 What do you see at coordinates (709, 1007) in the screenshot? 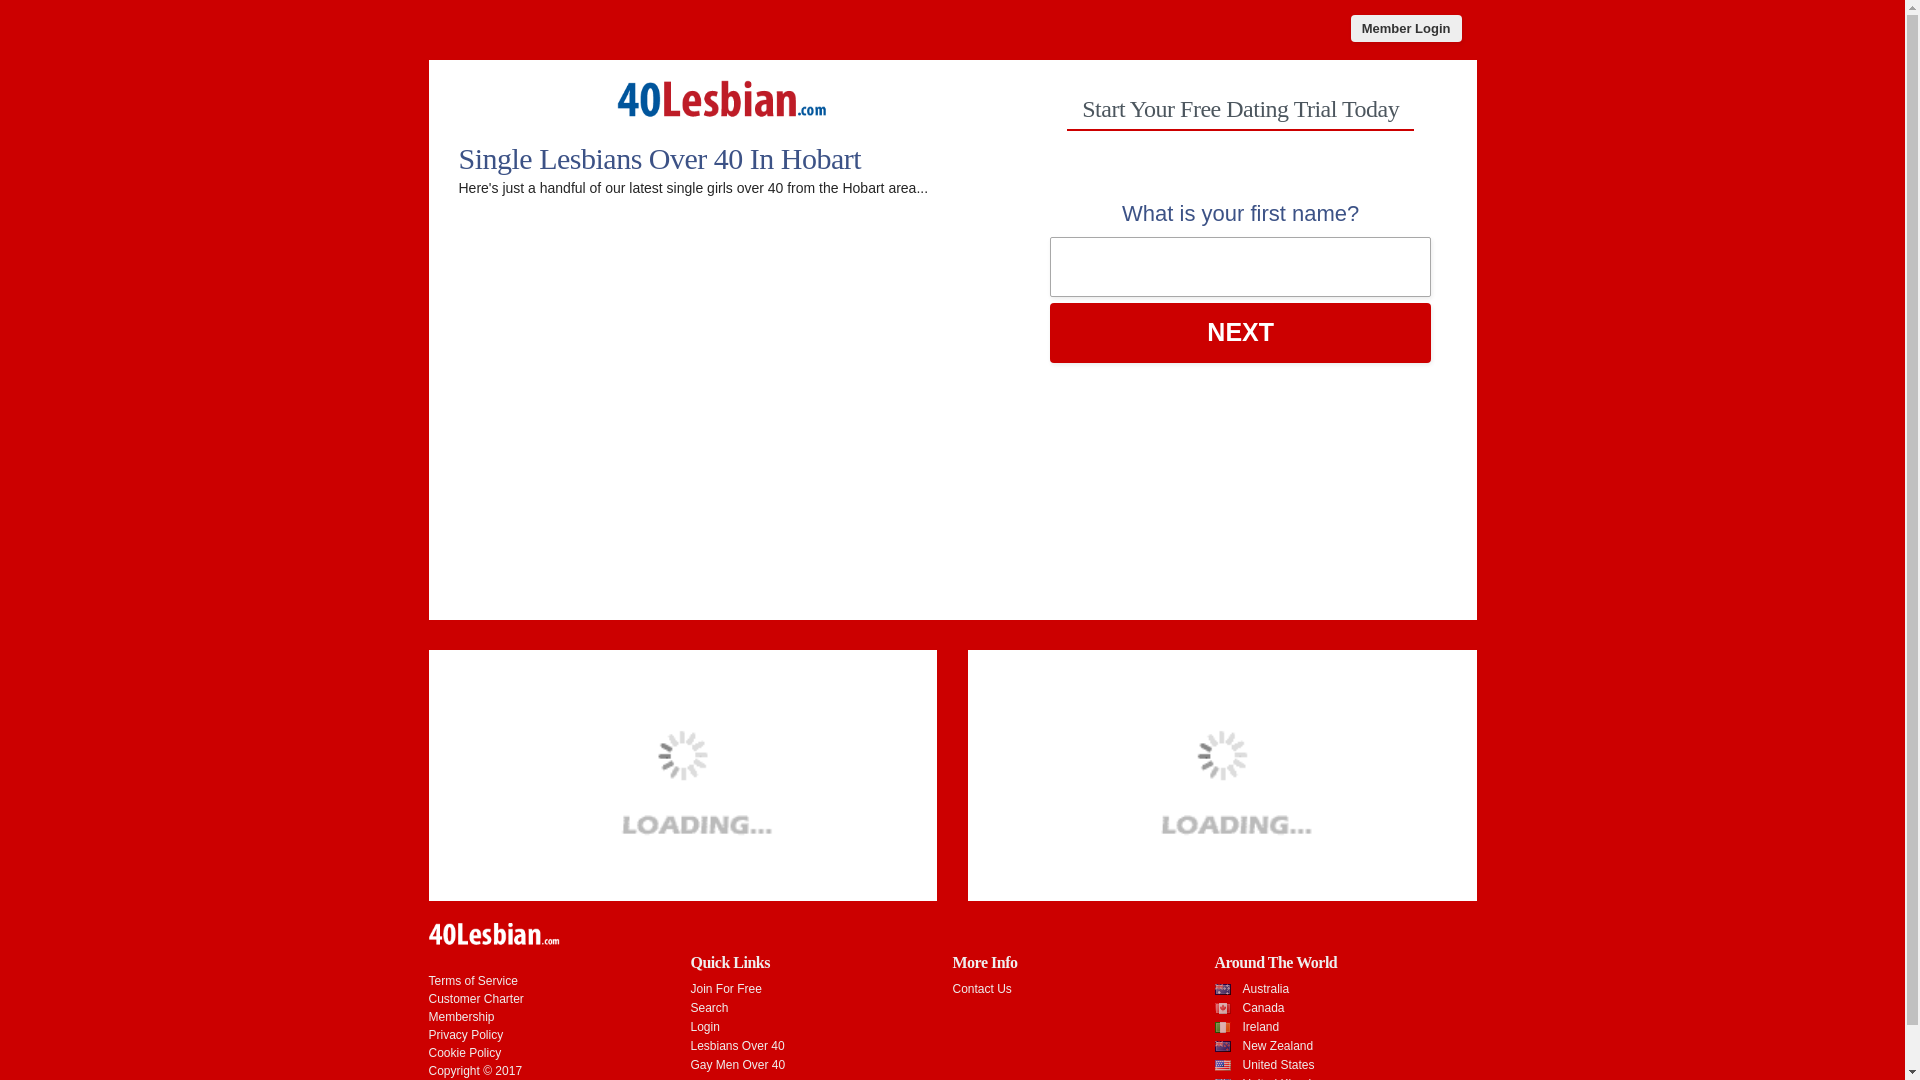
I see `'Search'` at bounding box center [709, 1007].